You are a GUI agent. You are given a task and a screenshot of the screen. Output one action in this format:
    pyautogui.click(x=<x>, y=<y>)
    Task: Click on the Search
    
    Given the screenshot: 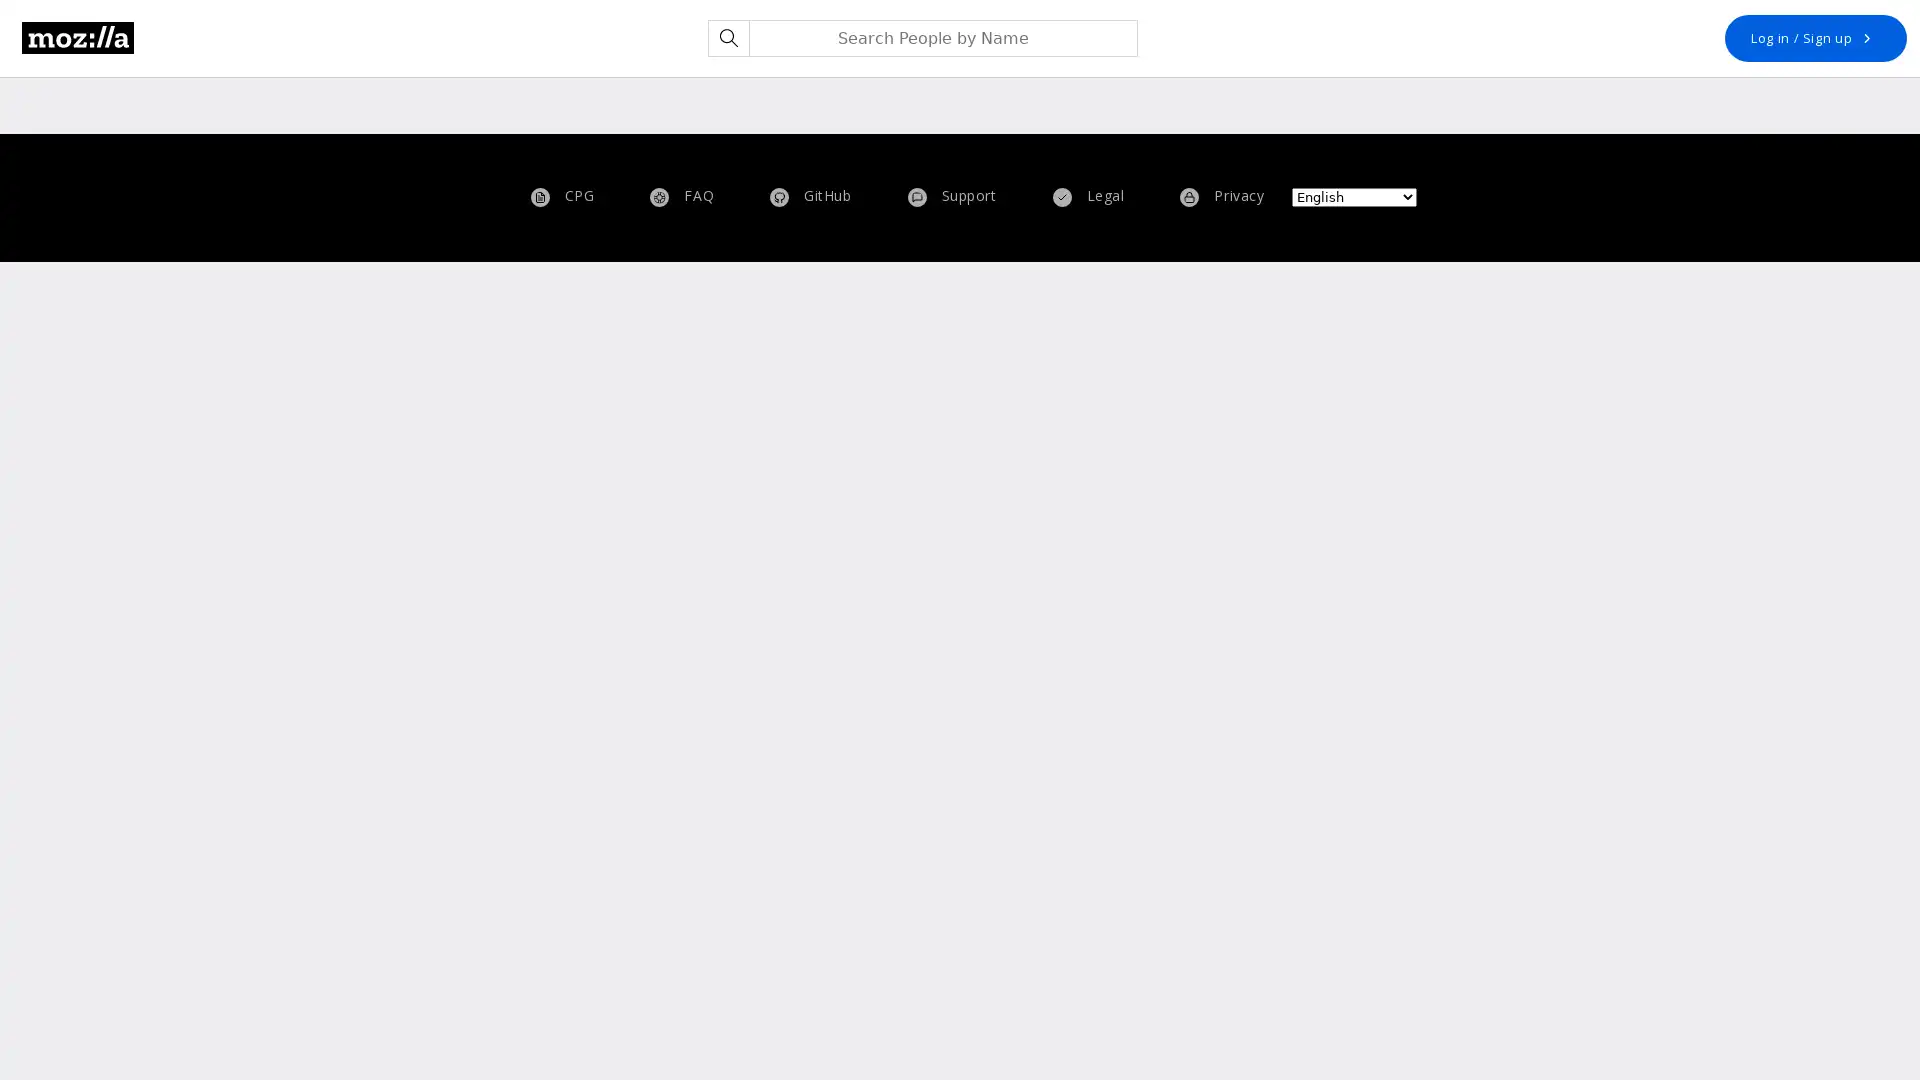 What is the action you would take?
    pyautogui.click(x=728, y=37)
    